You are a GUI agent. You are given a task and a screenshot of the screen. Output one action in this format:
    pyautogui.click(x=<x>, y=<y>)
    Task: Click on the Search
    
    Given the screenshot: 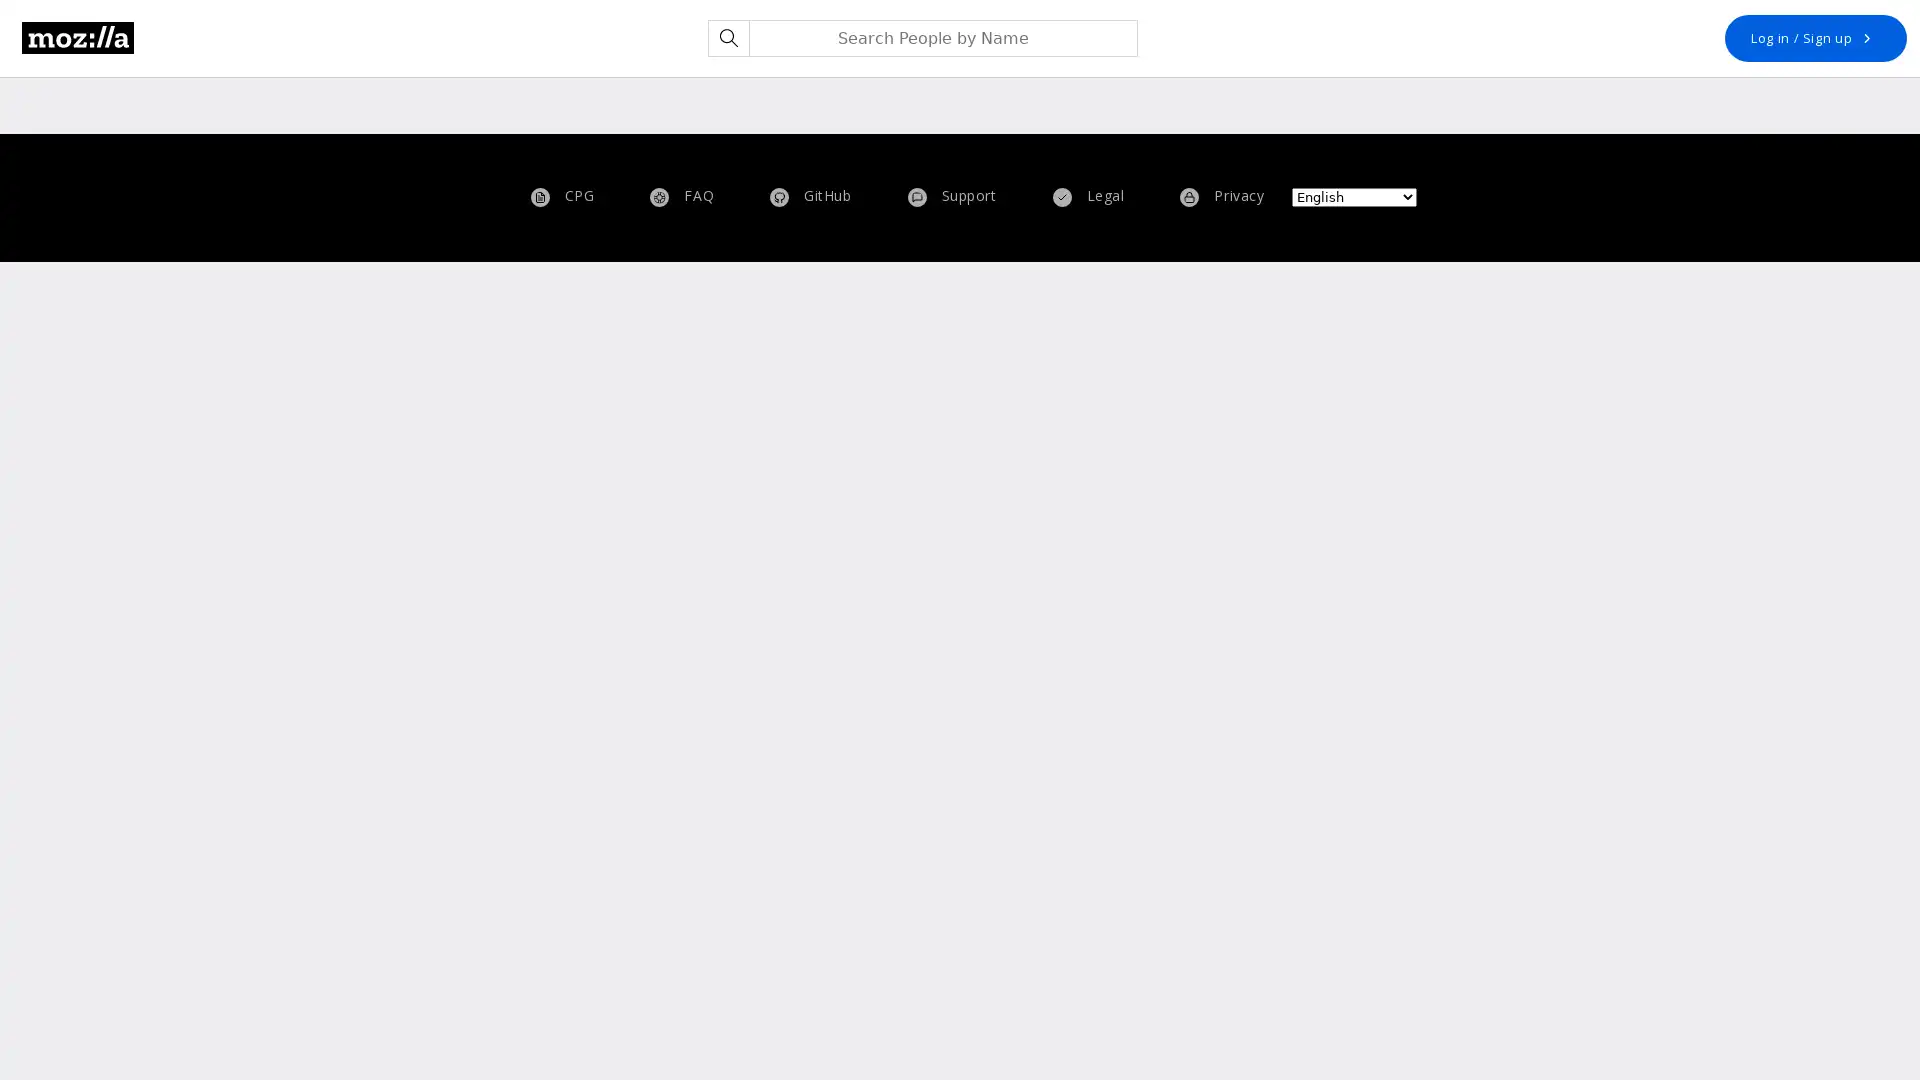 What is the action you would take?
    pyautogui.click(x=728, y=37)
    